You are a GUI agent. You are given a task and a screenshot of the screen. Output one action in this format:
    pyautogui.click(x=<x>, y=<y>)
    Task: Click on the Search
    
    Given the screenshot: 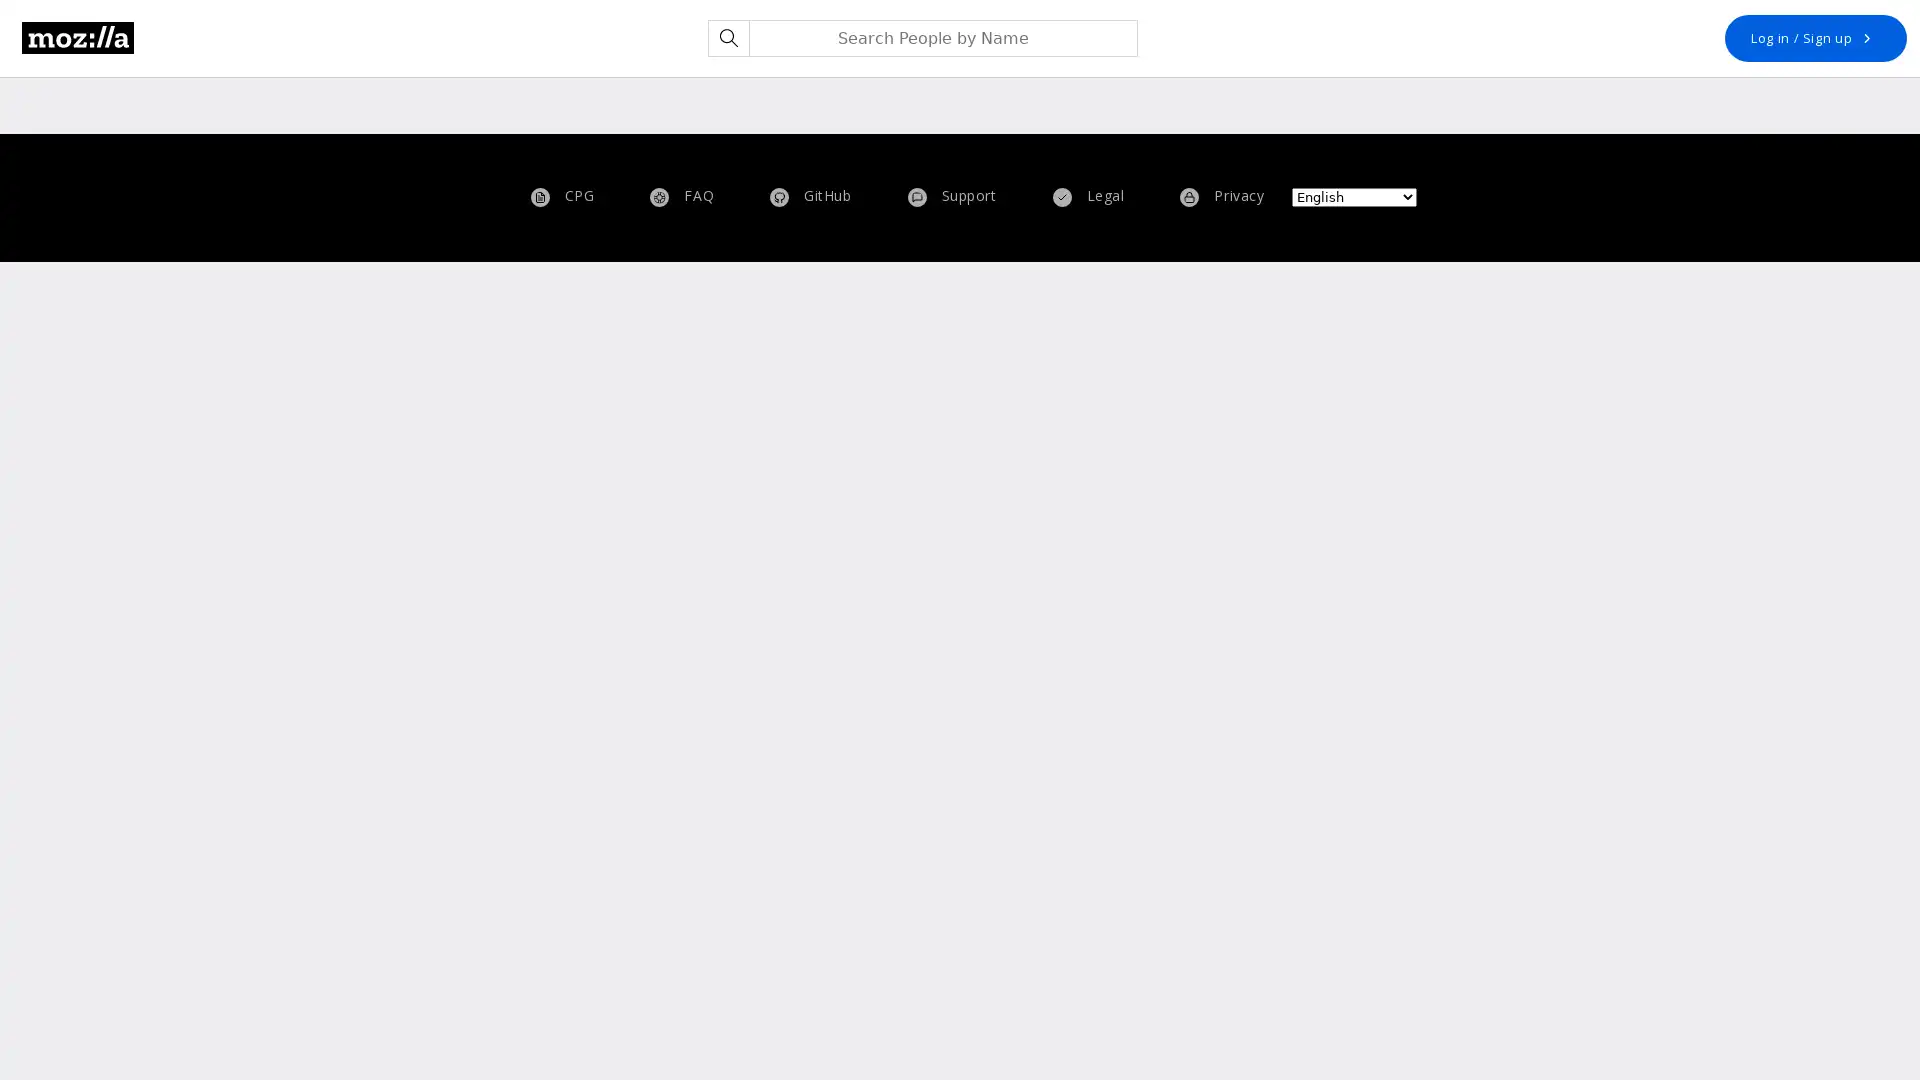 What is the action you would take?
    pyautogui.click(x=728, y=37)
    